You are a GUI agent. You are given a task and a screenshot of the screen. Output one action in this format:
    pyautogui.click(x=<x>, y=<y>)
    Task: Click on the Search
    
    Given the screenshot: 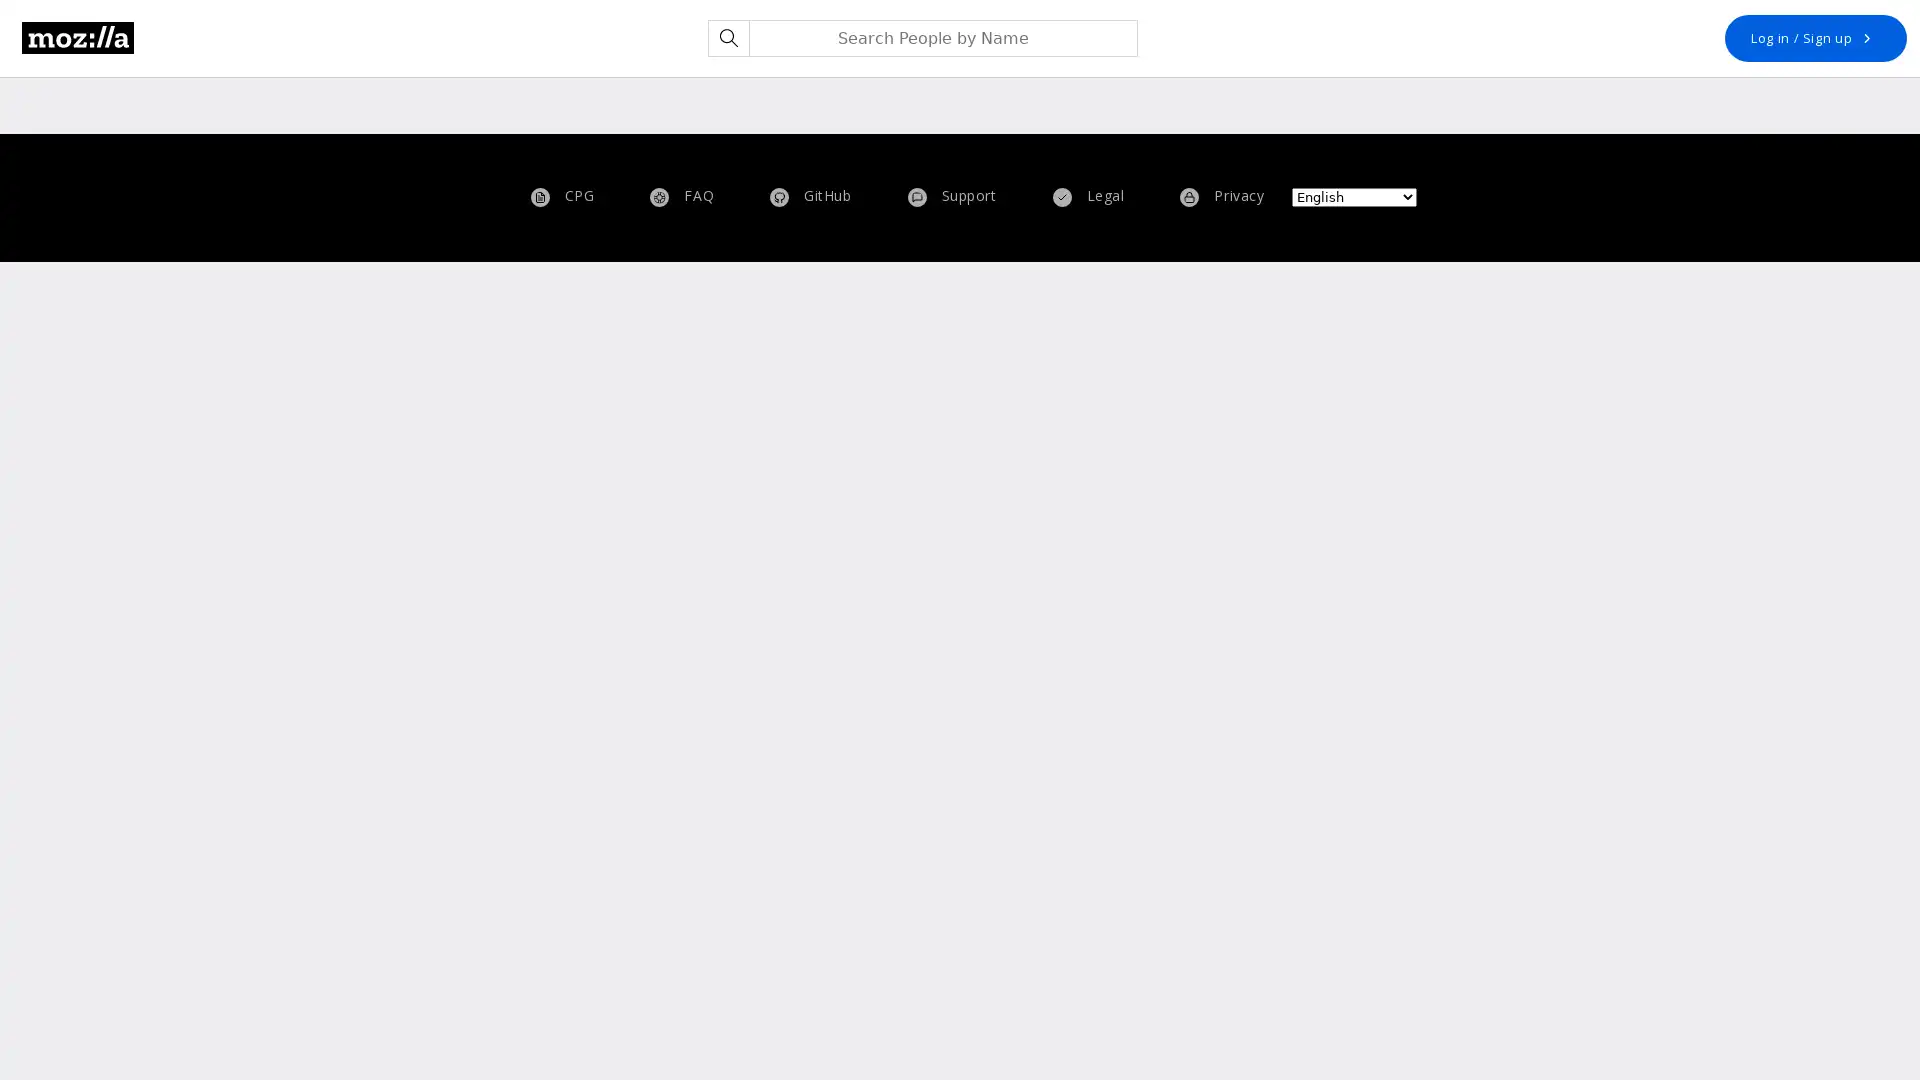 What is the action you would take?
    pyautogui.click(x=728, y=37)
    